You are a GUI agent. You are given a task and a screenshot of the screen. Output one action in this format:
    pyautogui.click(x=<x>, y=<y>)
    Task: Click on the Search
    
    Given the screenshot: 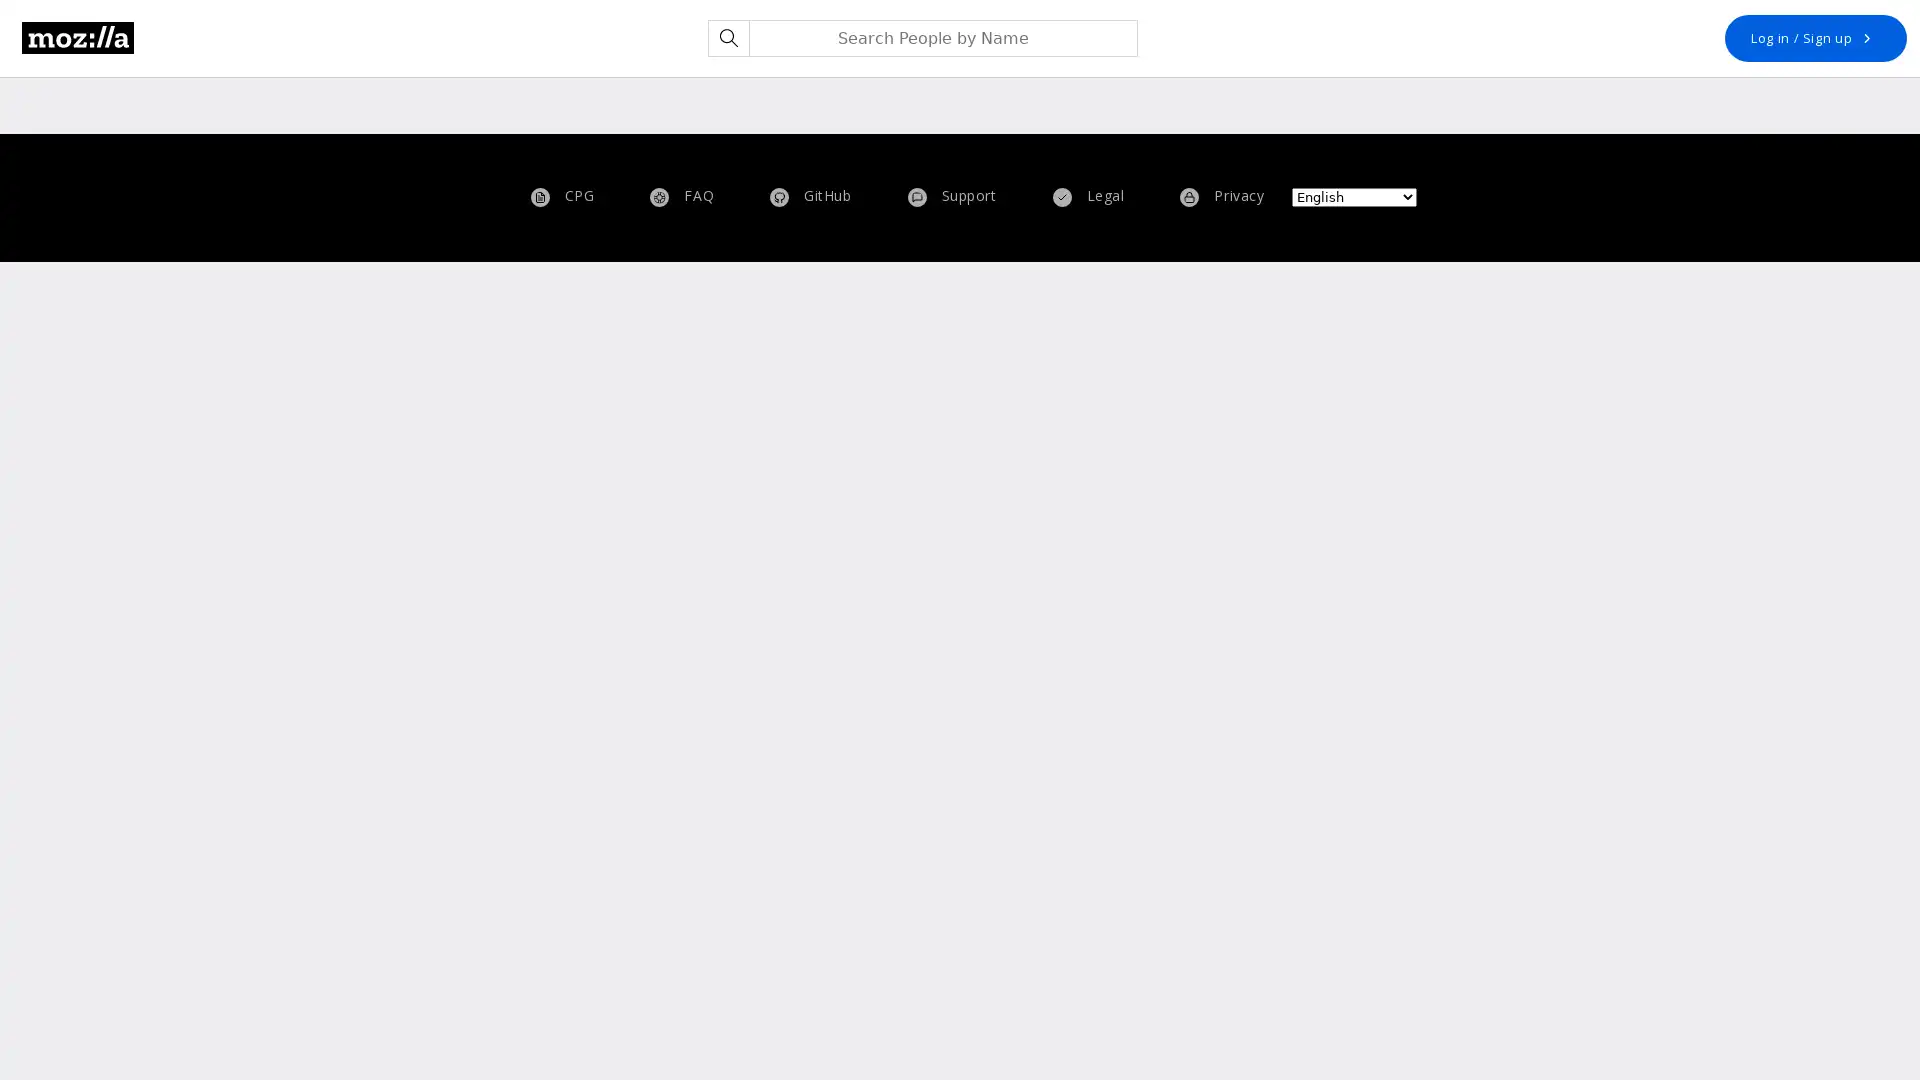 What is the action you would take?
    pyautogui.click(x=728, y=37)
    